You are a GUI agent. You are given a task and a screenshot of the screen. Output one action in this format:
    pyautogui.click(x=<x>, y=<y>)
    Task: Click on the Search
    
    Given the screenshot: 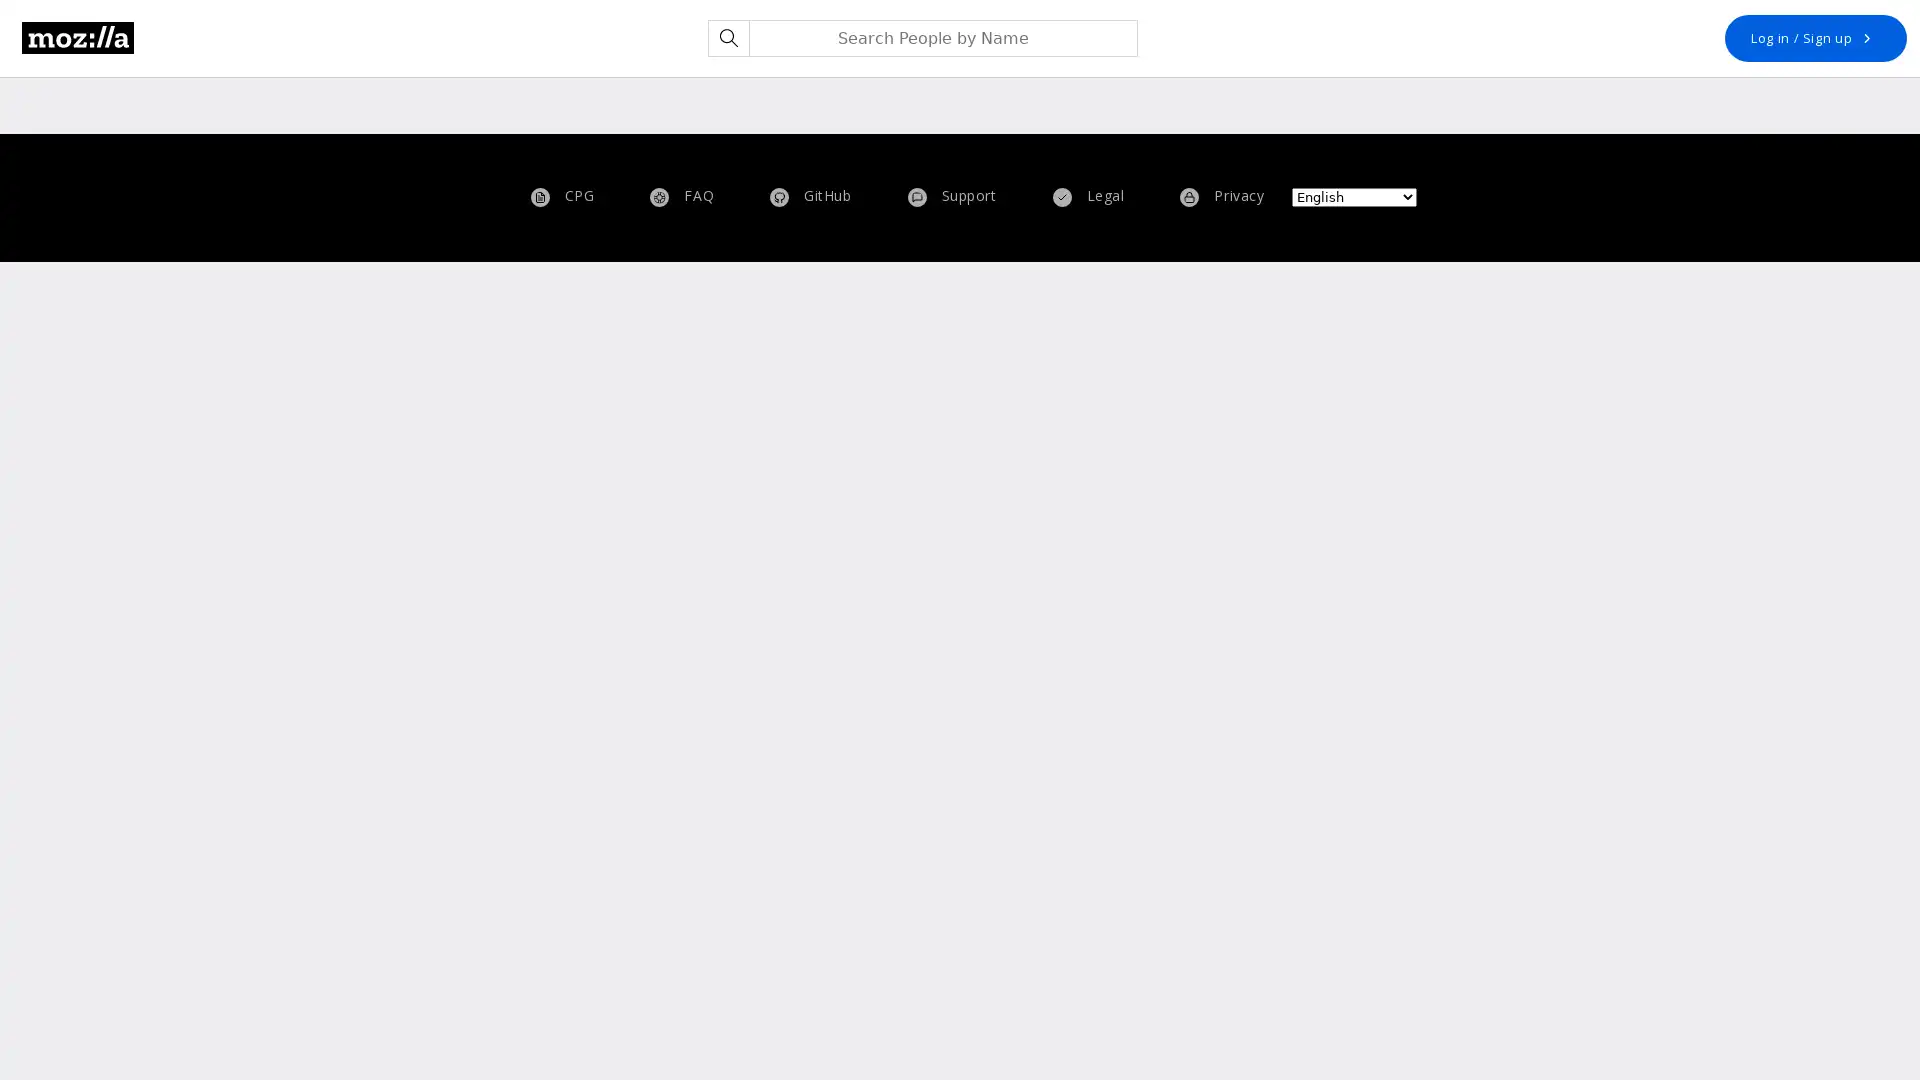 What is the action you would take?
    pyautogui.click(x=728, y=37)
    